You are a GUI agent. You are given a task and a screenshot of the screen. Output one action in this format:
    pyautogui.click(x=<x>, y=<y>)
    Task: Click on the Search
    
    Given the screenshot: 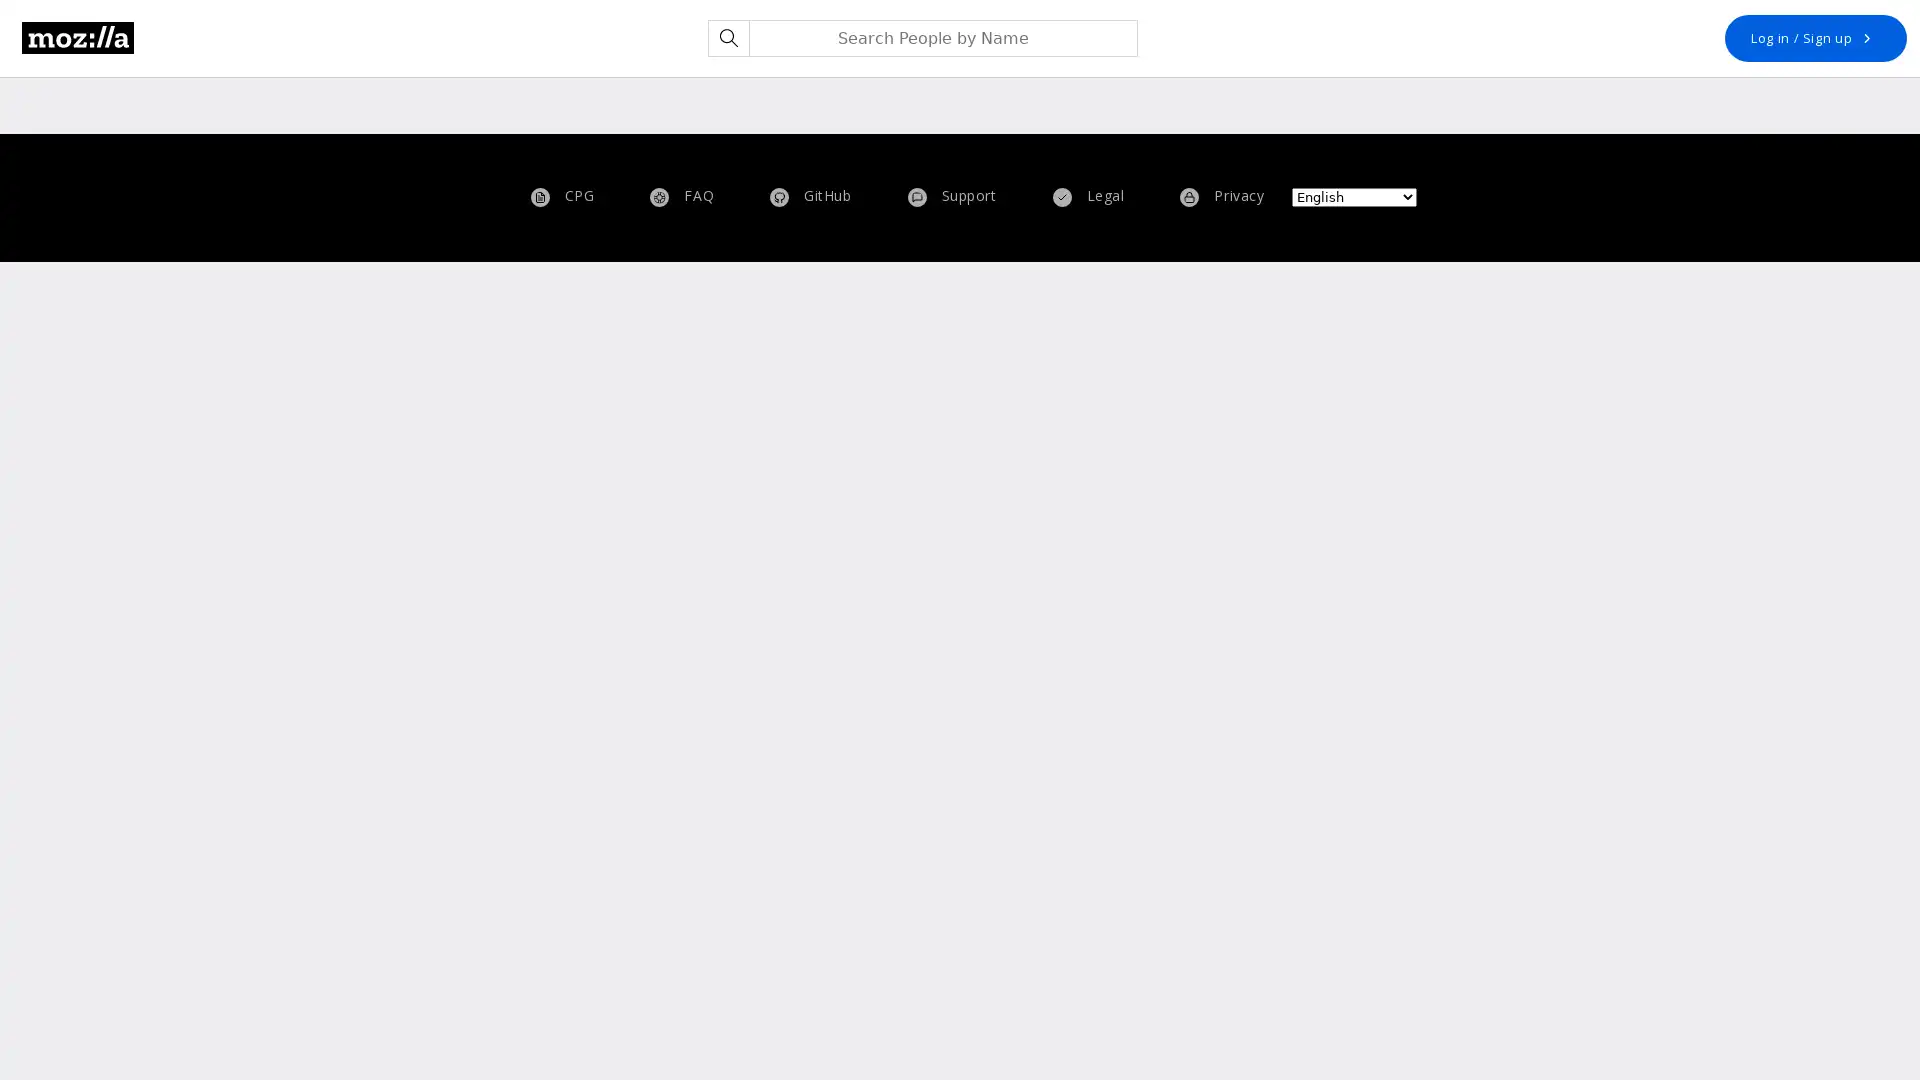 What is the action you would take?
    pyautogui.click(x=728, y=37)
    